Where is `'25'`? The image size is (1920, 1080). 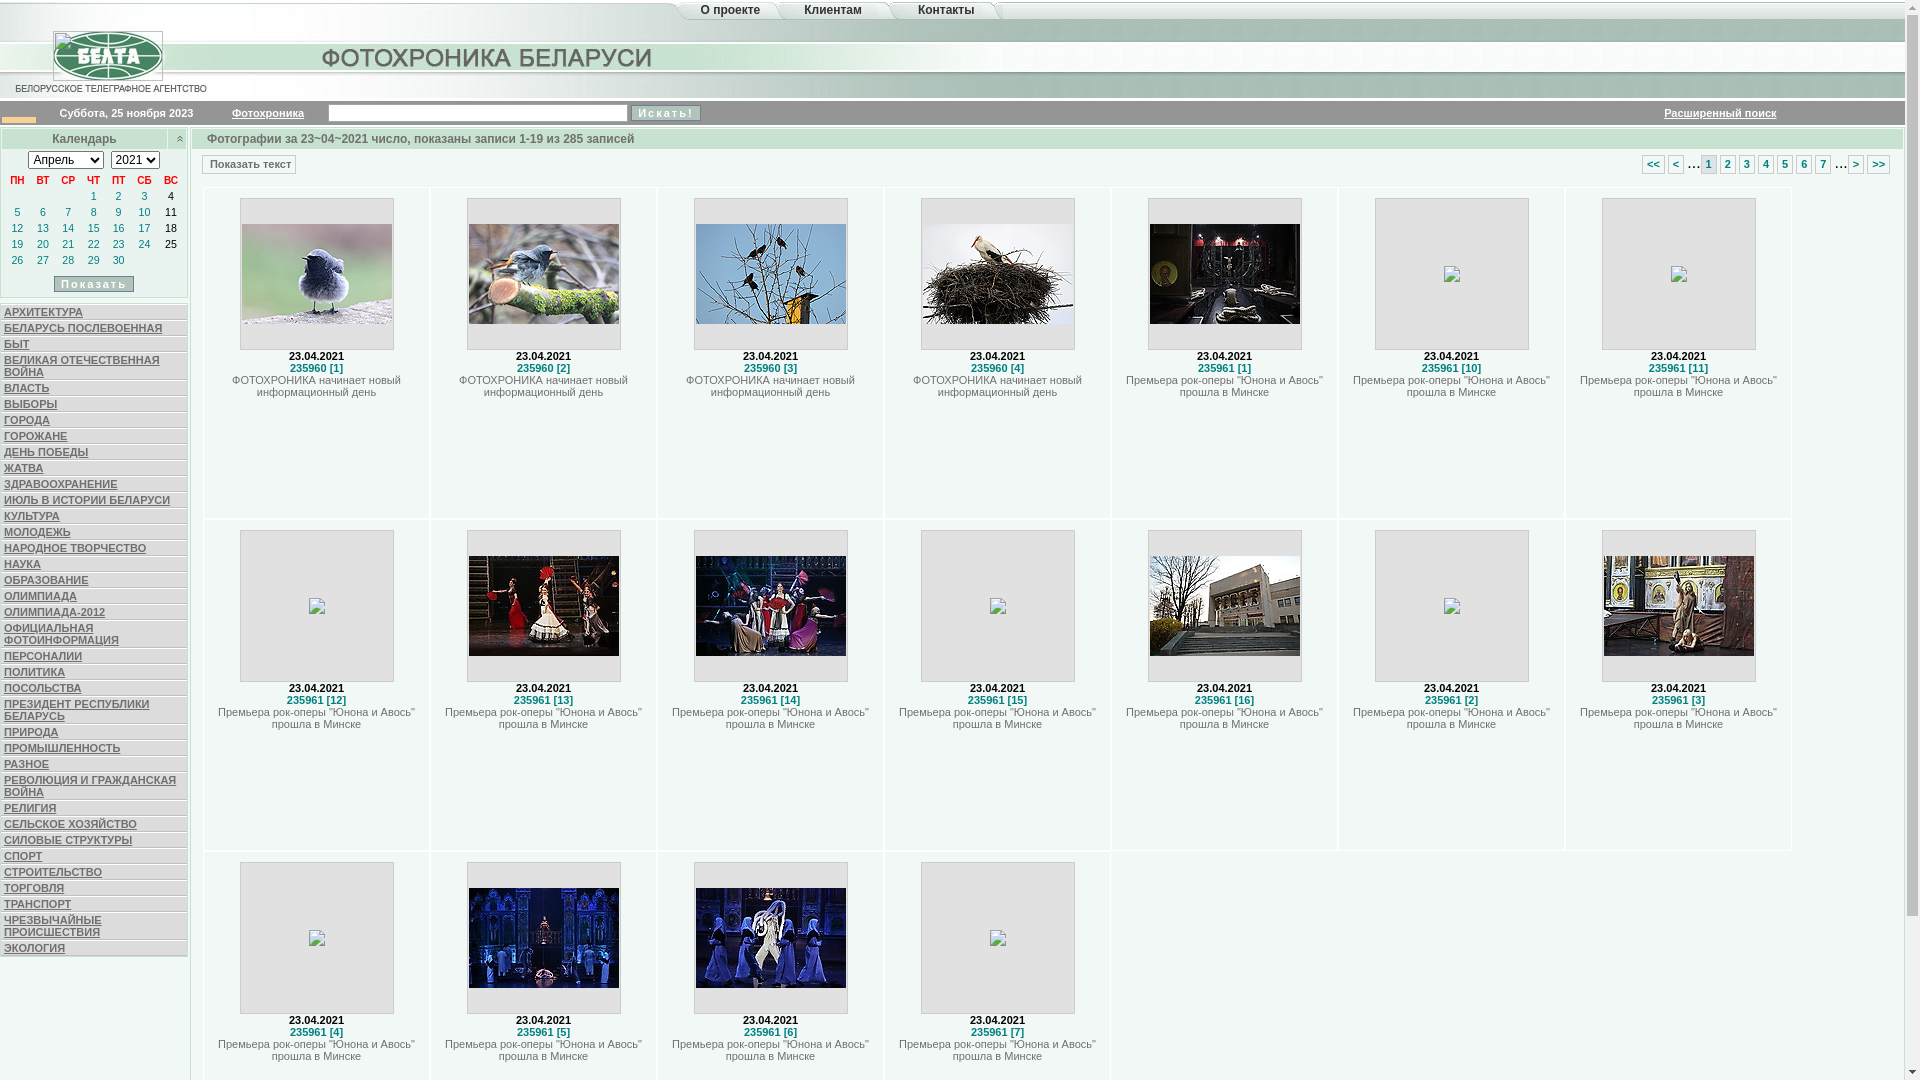
'25' is located at coordinates (164, 242).